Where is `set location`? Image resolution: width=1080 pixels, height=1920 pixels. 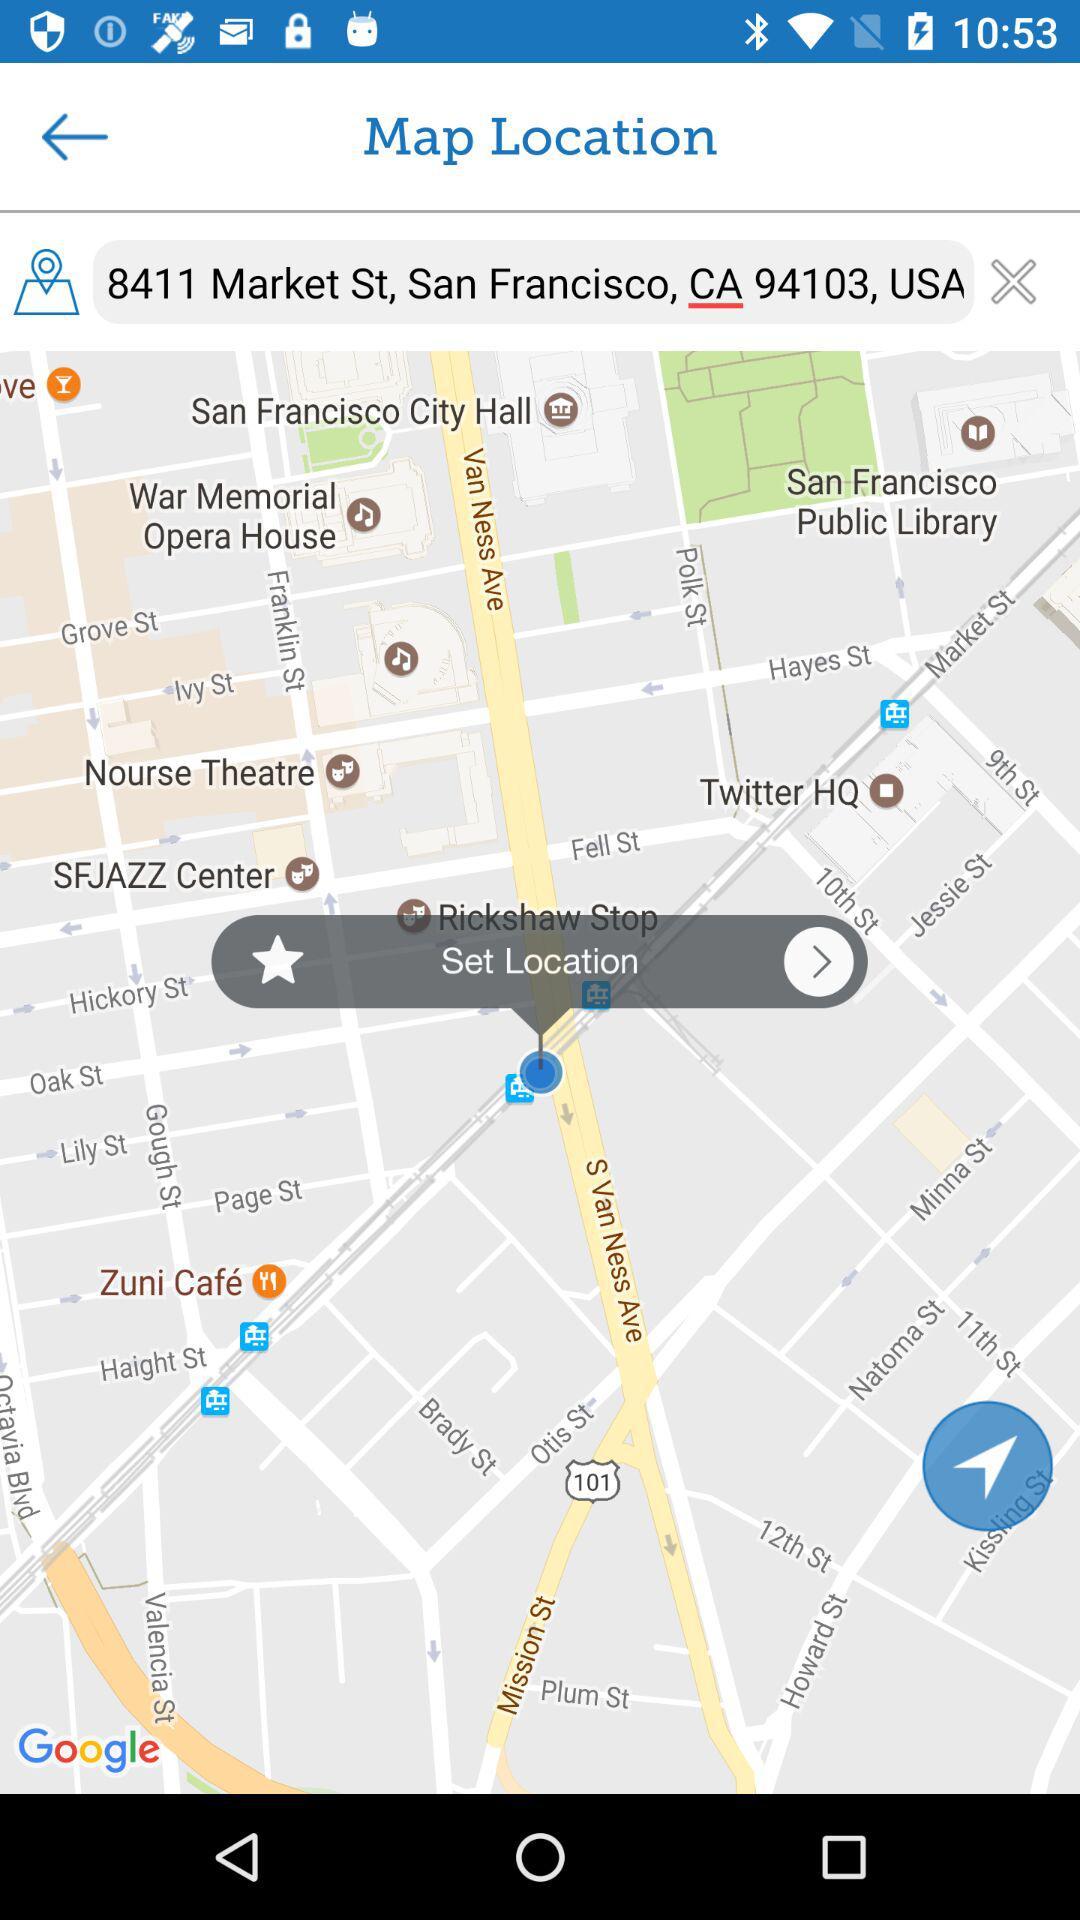
set location is located at coordinates (538, 1006).